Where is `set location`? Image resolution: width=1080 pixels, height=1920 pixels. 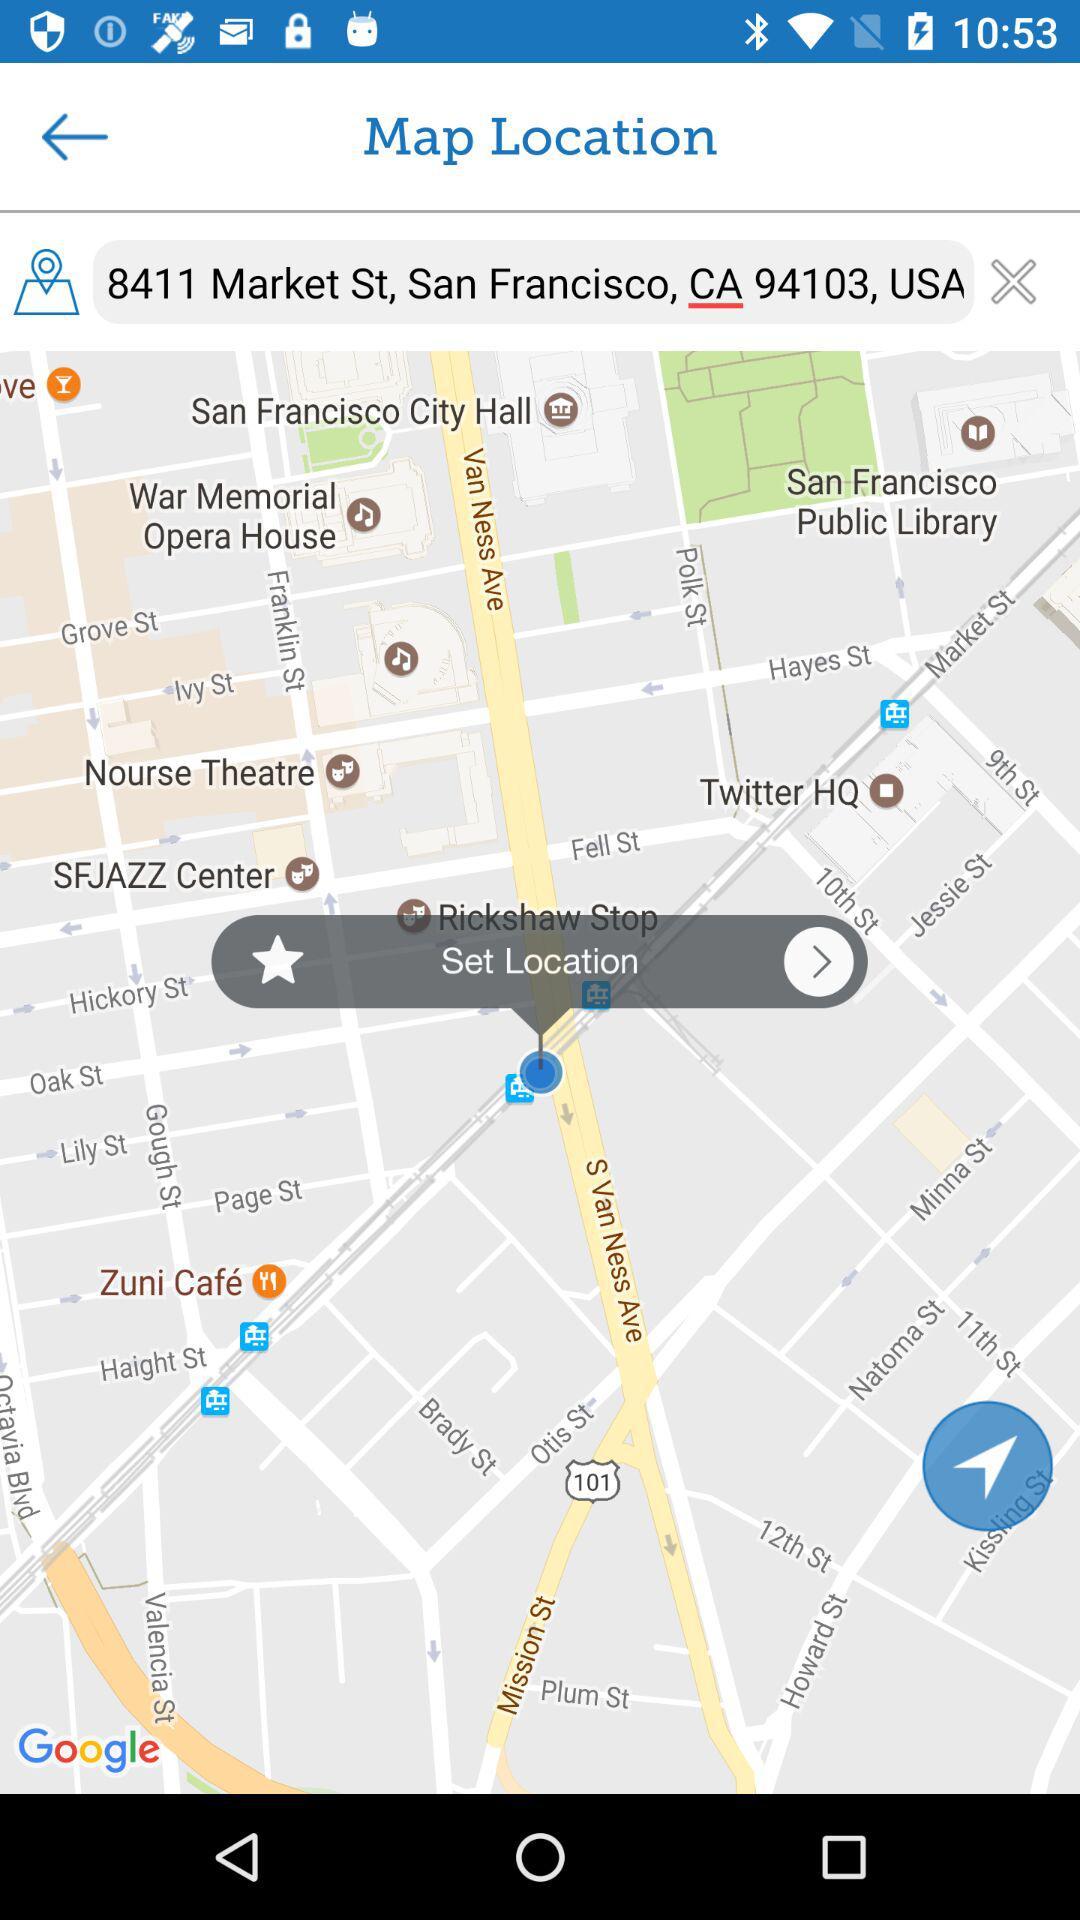
set location is located at coordinates (538, 1006).